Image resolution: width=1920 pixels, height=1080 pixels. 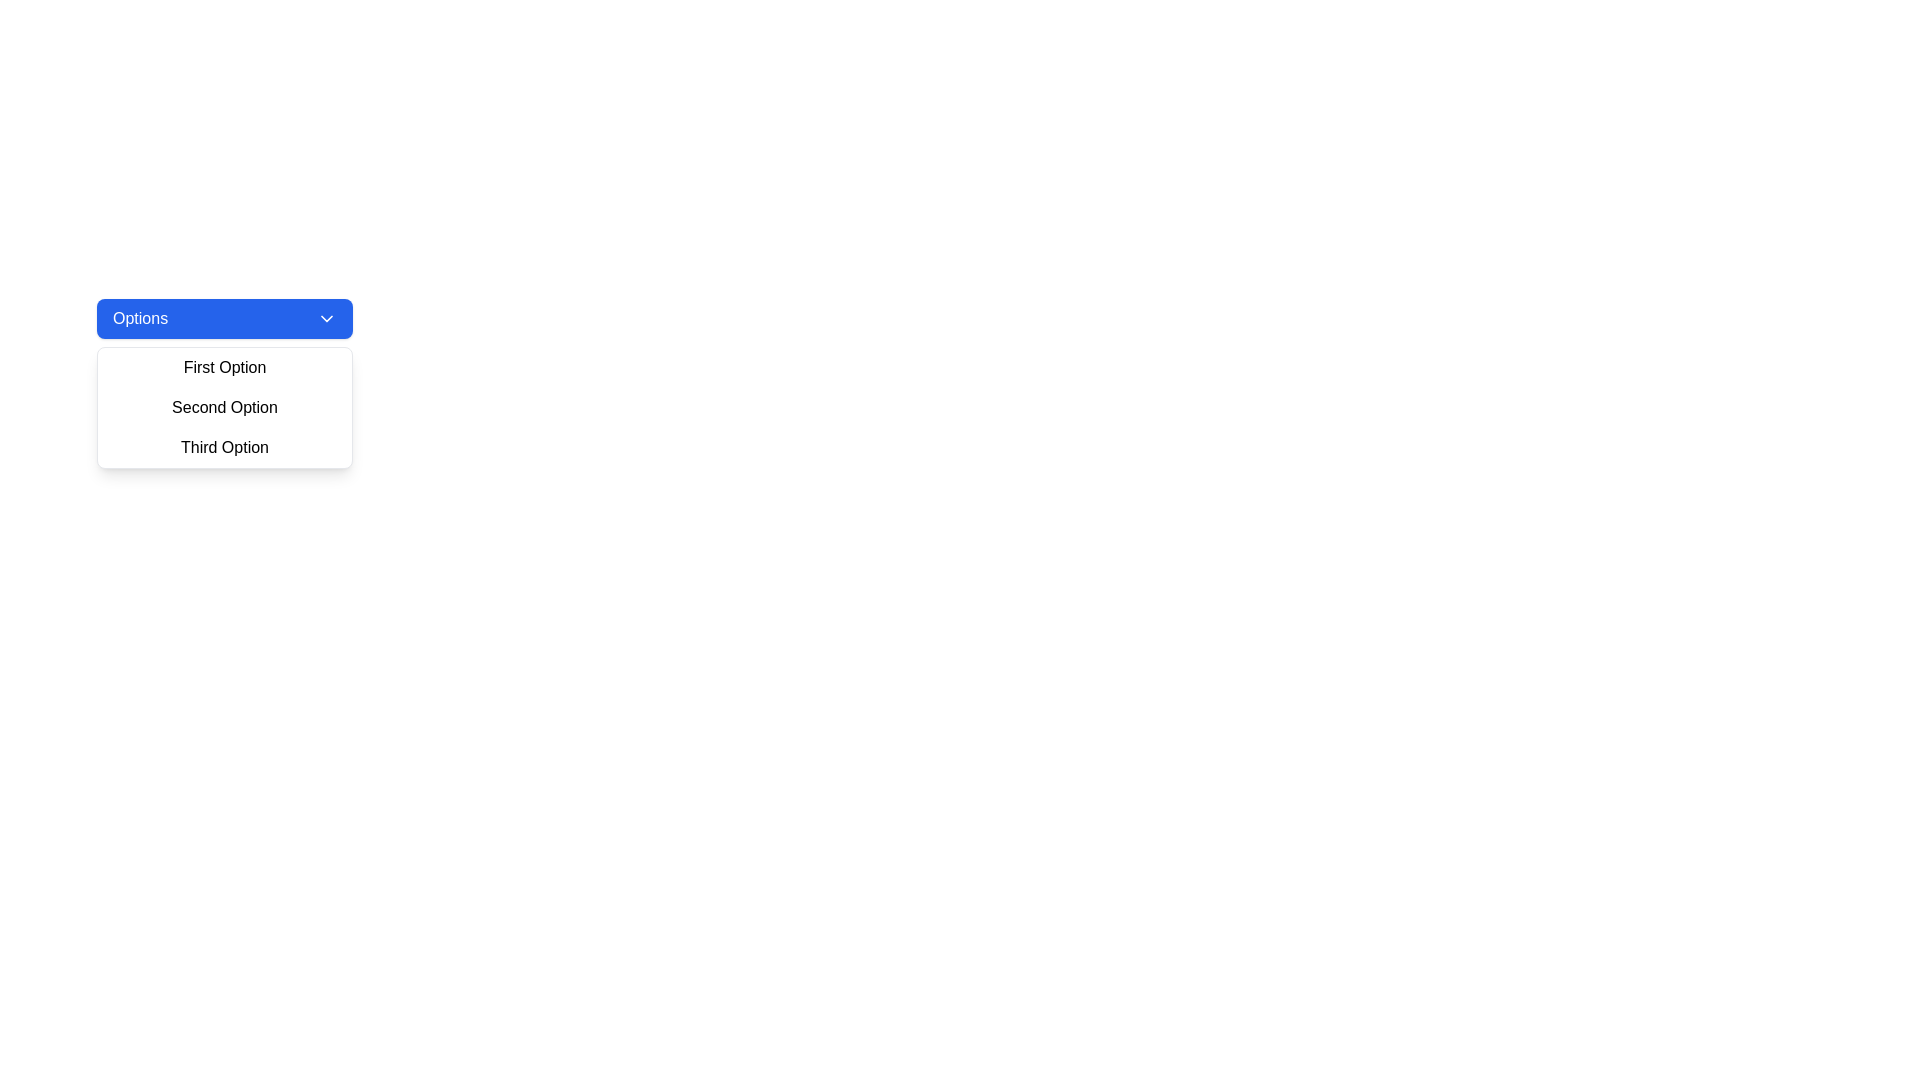 I want to click on the 'First Option' menu item in the dropdown menu, so click(x=225, y=367).